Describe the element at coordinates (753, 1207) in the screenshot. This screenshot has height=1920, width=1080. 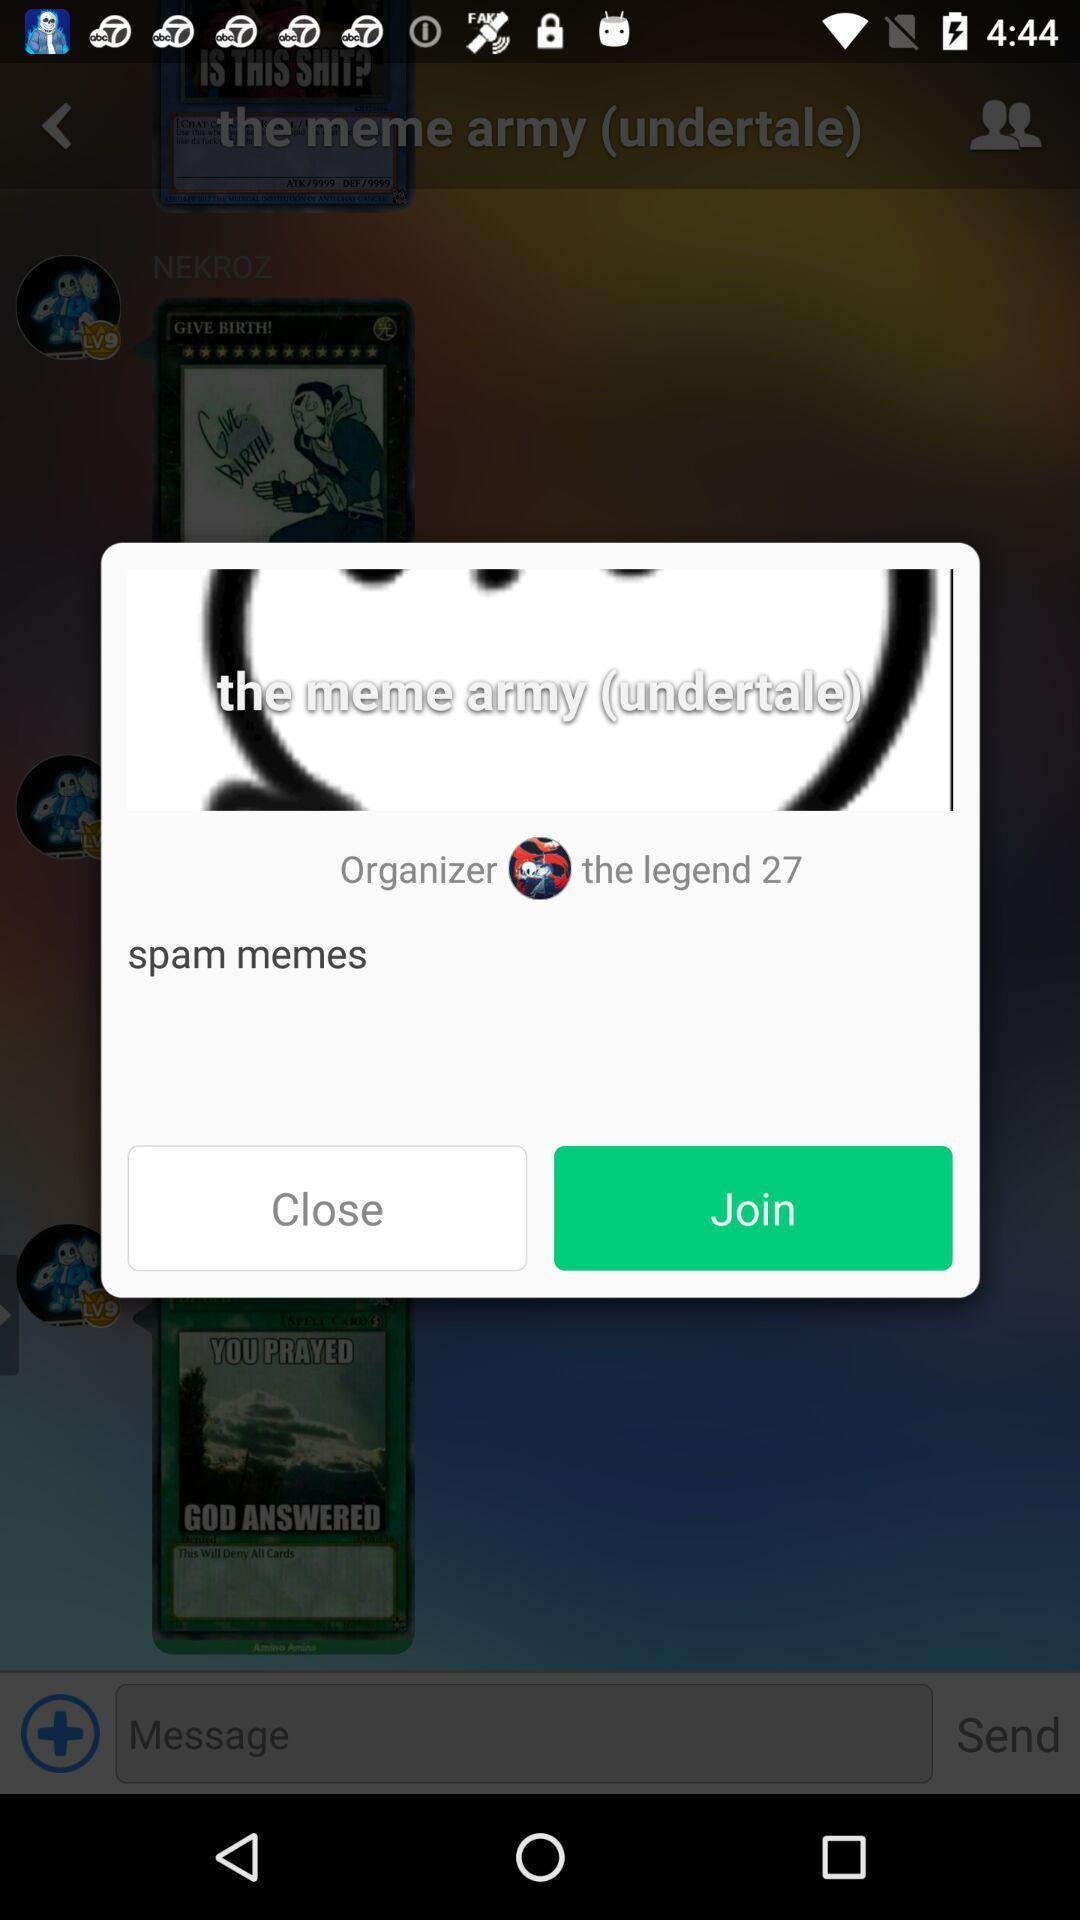
I see `the join button` at that location.